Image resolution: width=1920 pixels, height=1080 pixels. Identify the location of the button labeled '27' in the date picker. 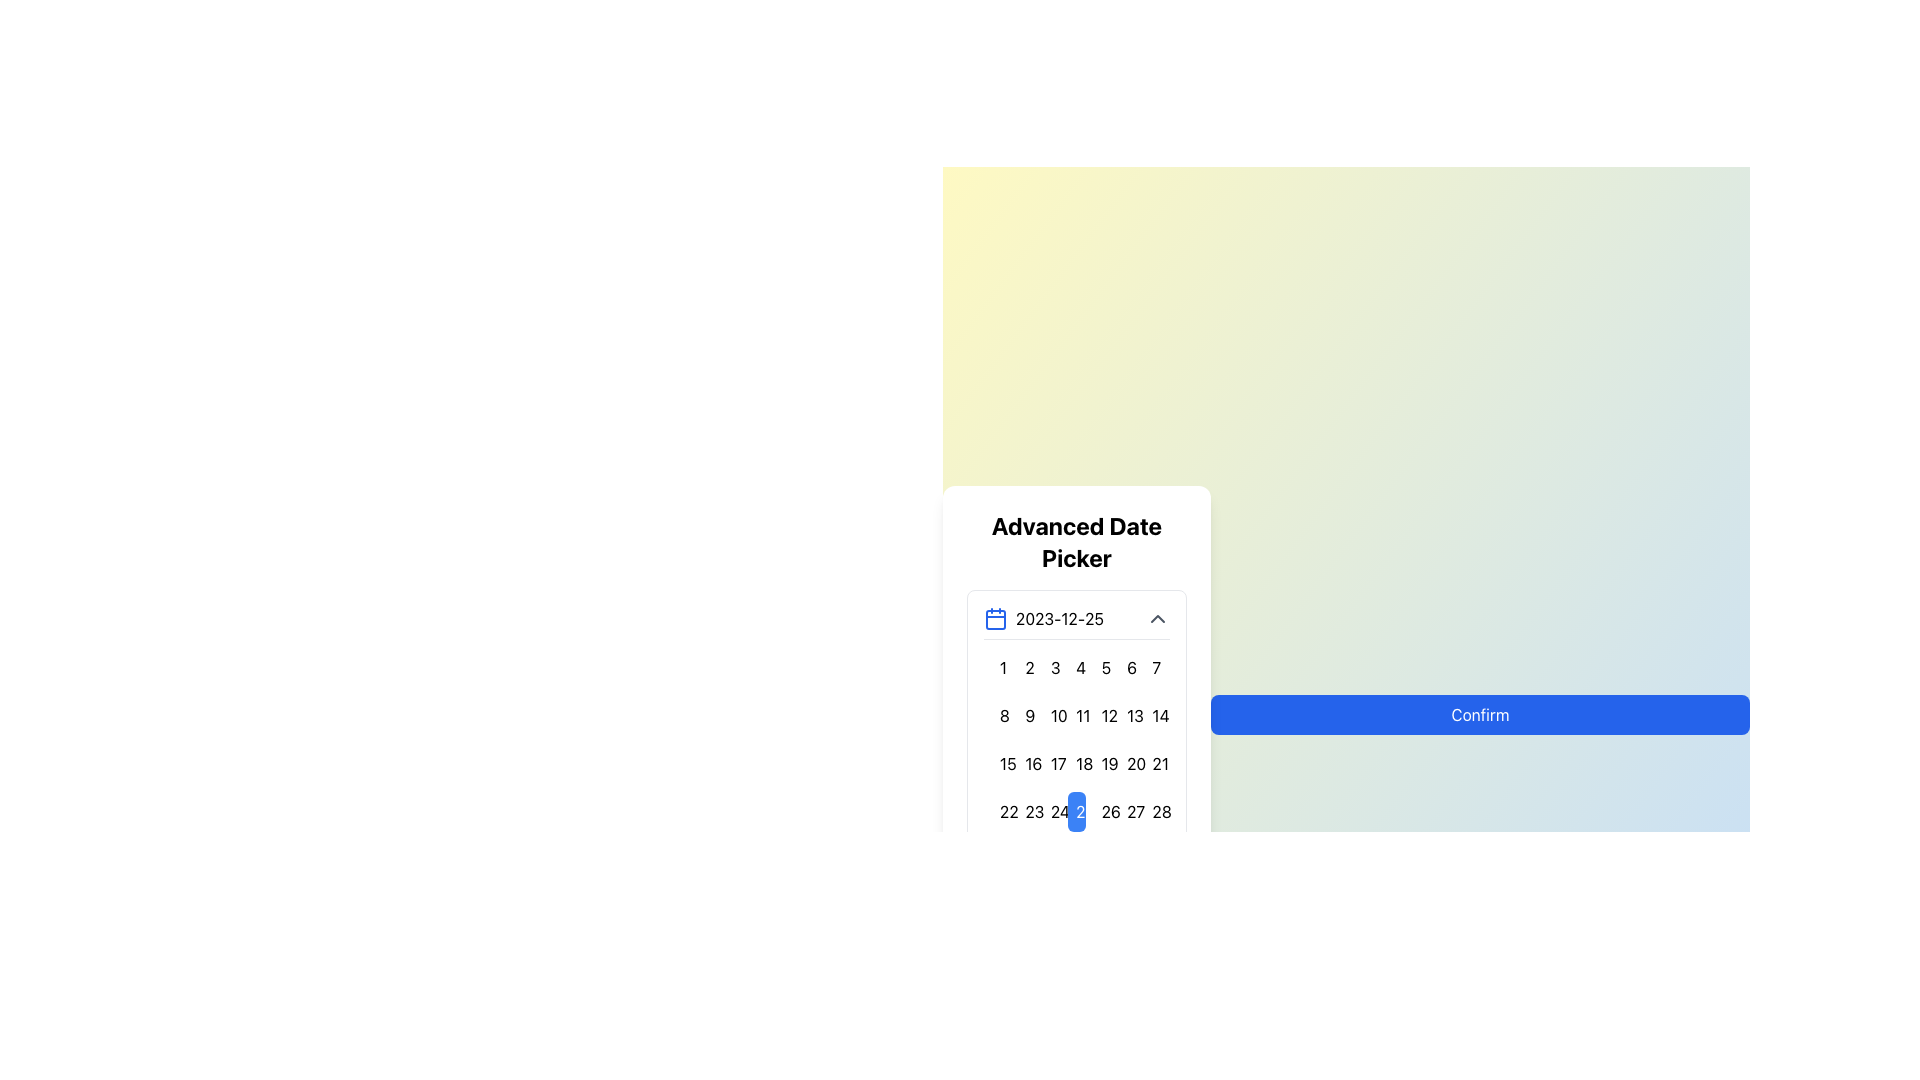
(1127, 811).